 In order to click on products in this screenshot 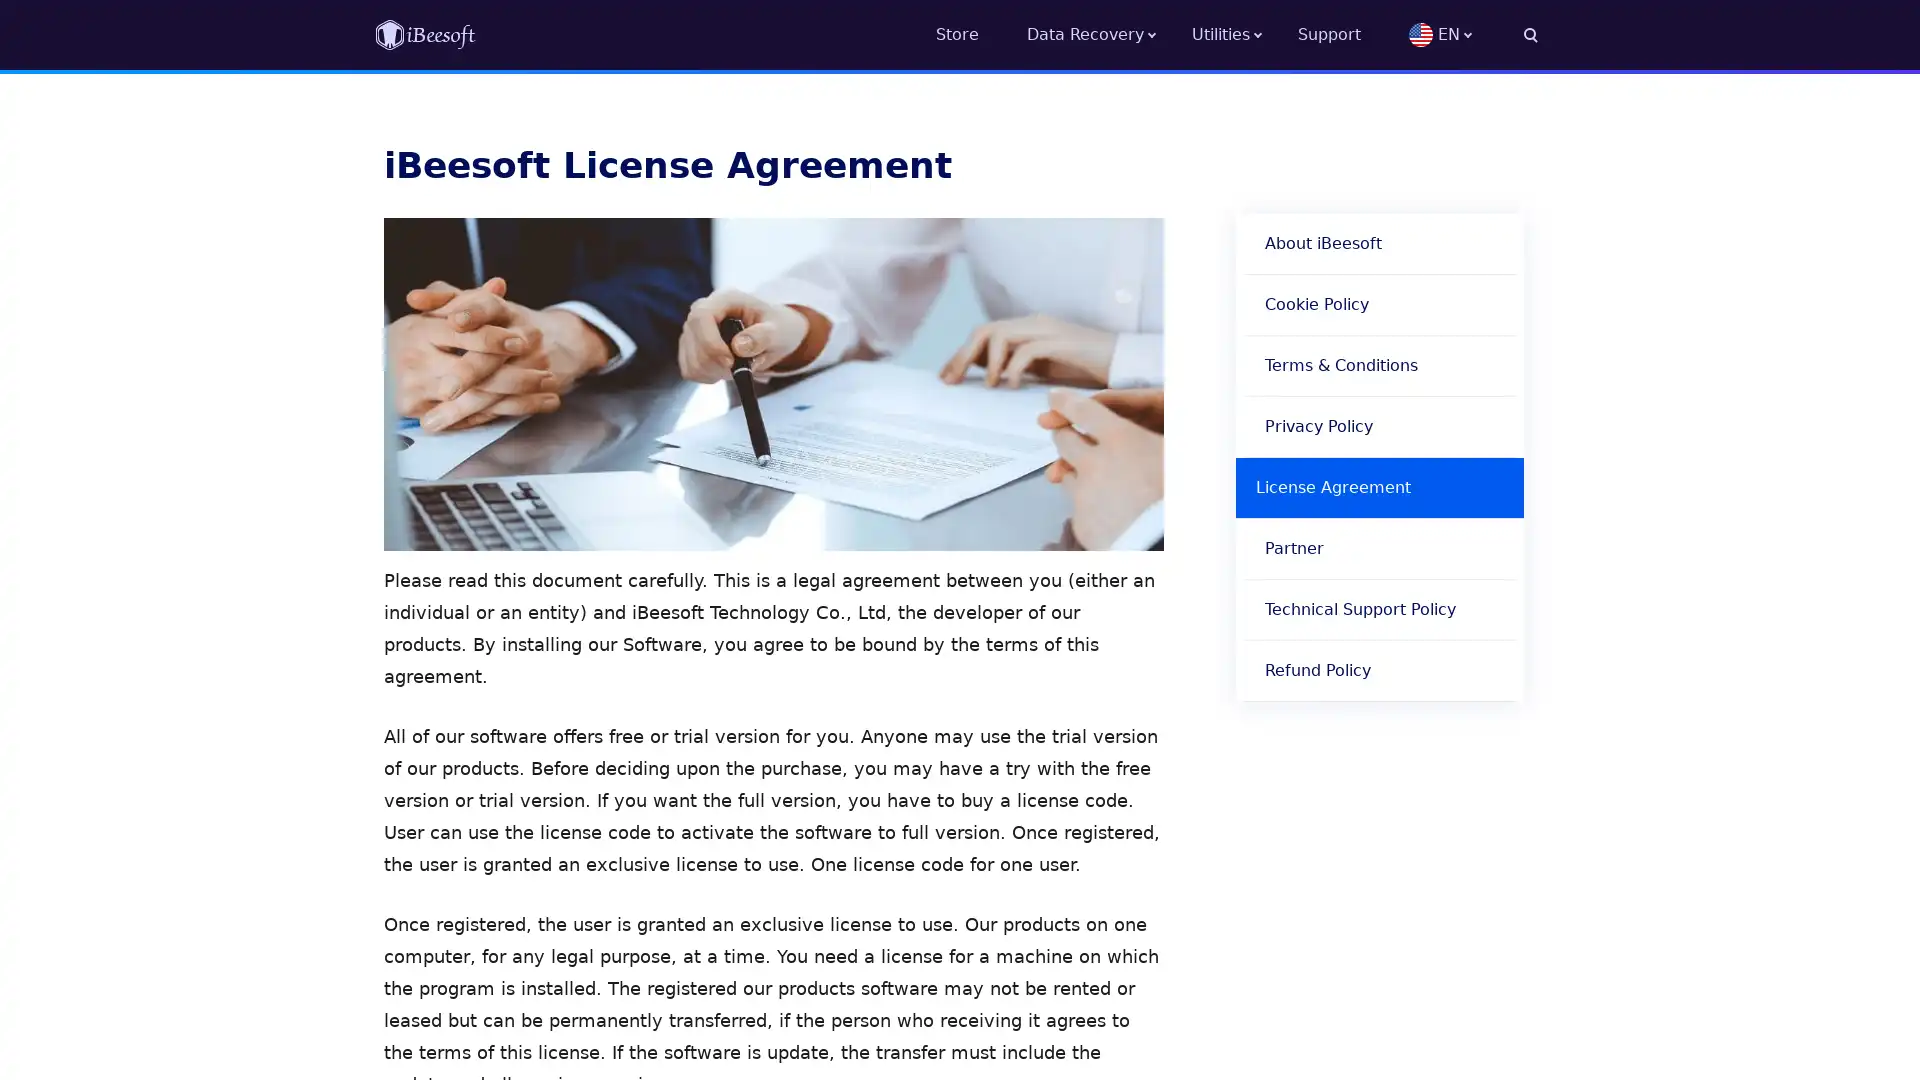, I will do `click(1243, 34)`.